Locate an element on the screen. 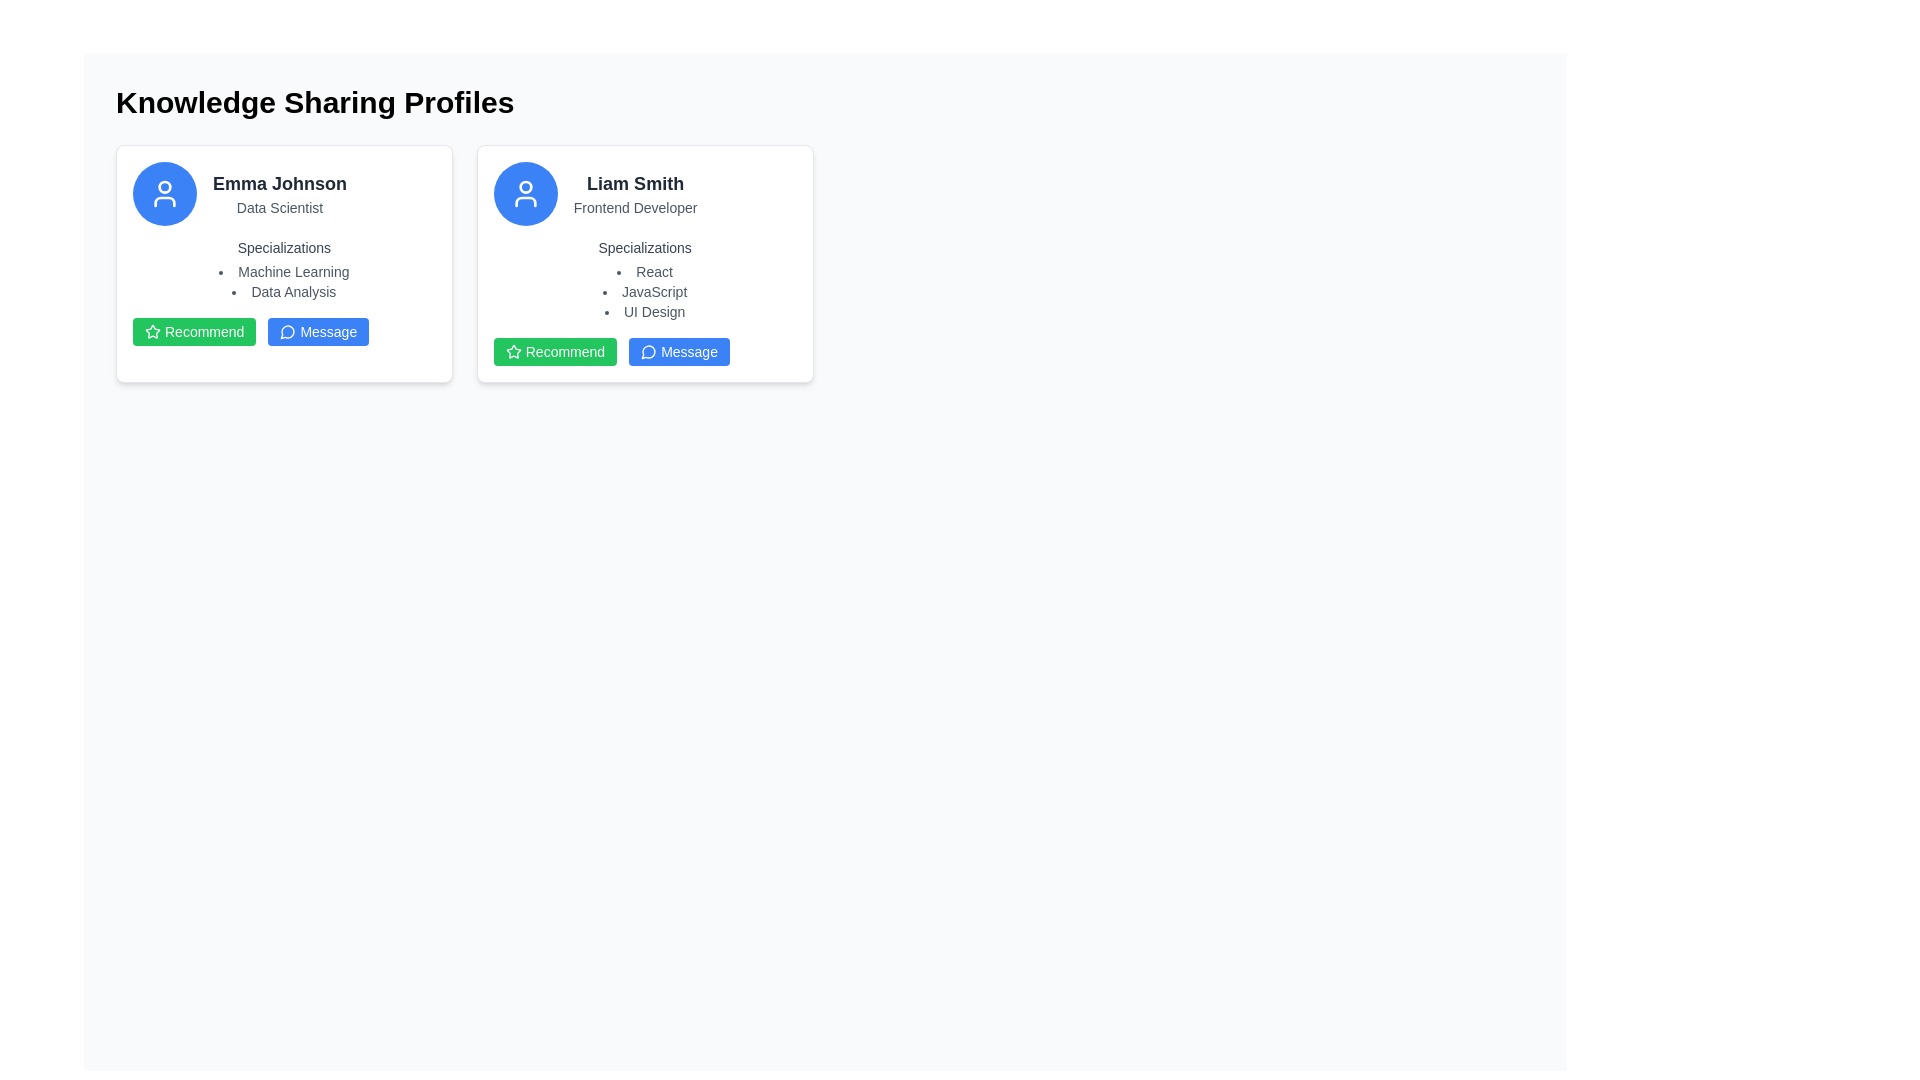 This screenshot has width=1920, height=1080. the static text label element containing the text 'Specializations', which is styled with a medium-sized gray font and serves as a heading for the list of specializations is located at coordinates (283, 246).